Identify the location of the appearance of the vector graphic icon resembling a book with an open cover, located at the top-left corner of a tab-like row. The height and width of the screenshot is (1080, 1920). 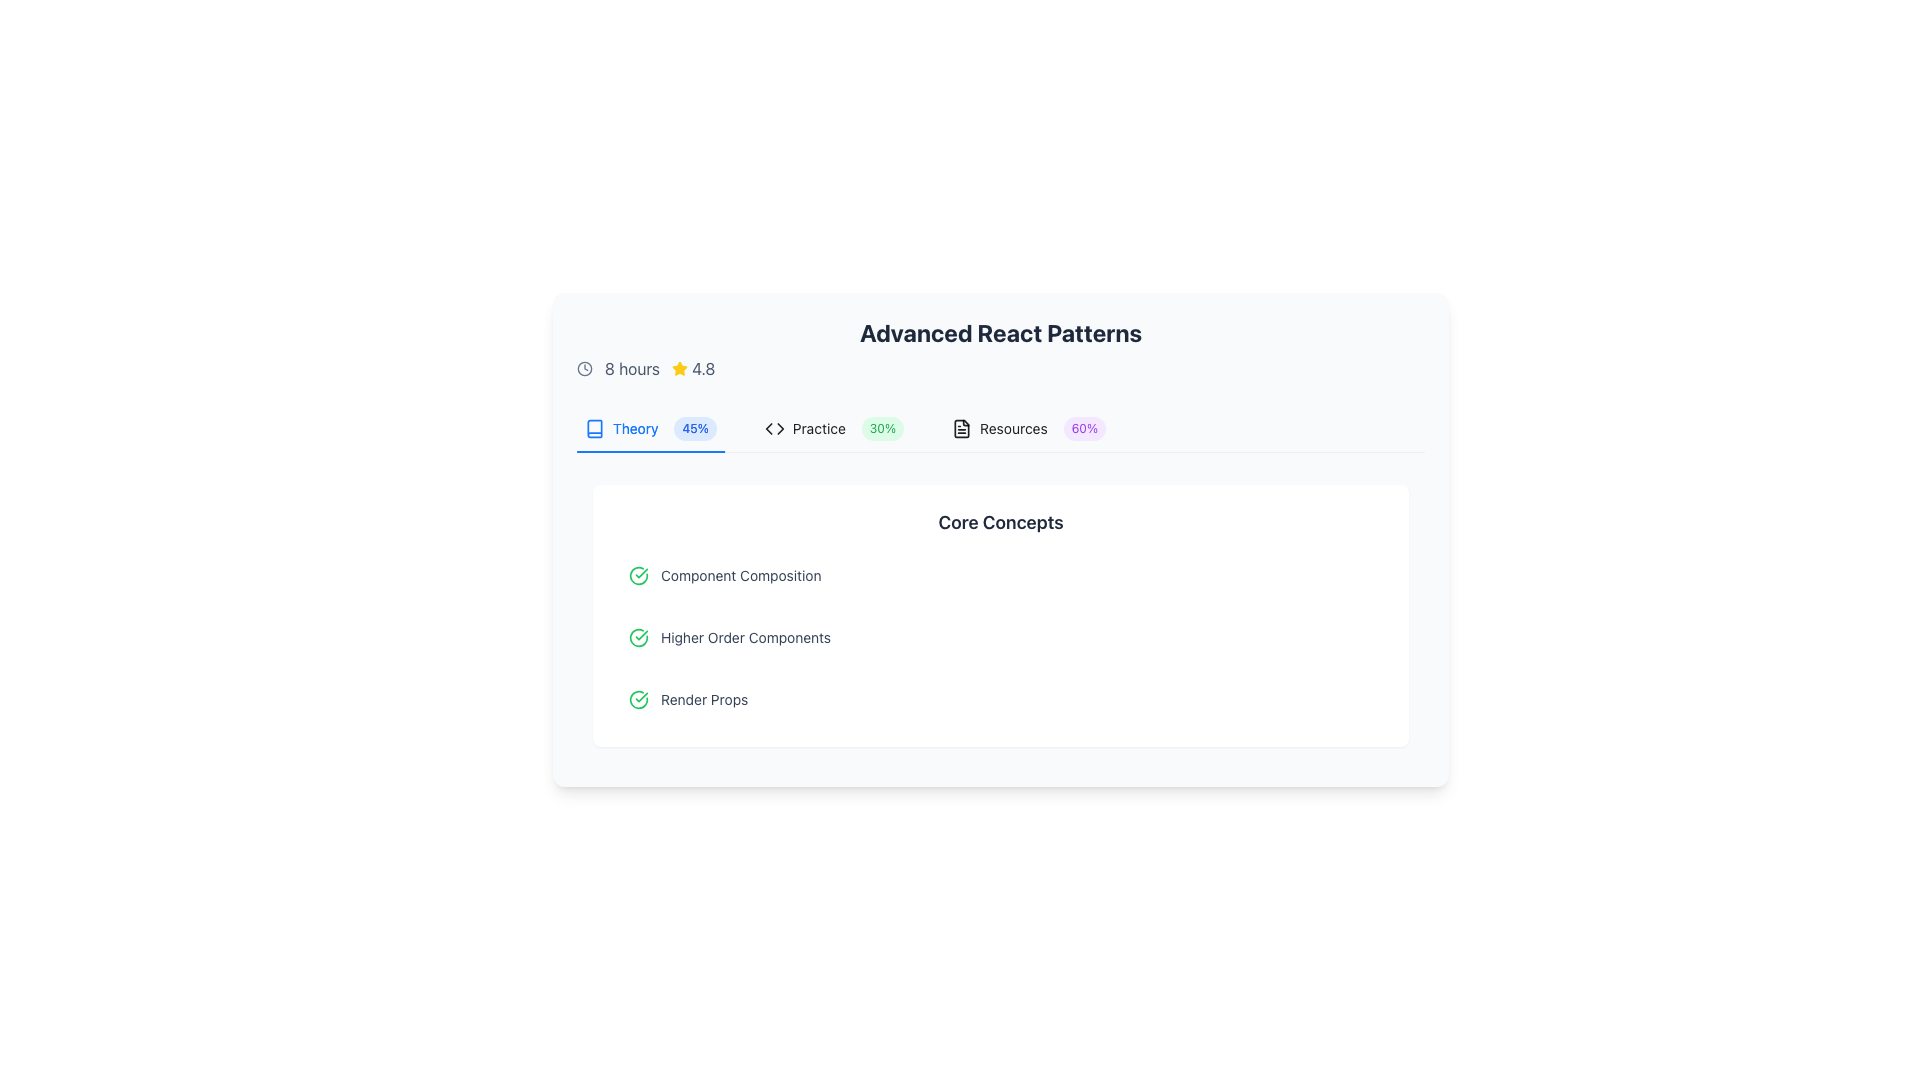
(594, 427).